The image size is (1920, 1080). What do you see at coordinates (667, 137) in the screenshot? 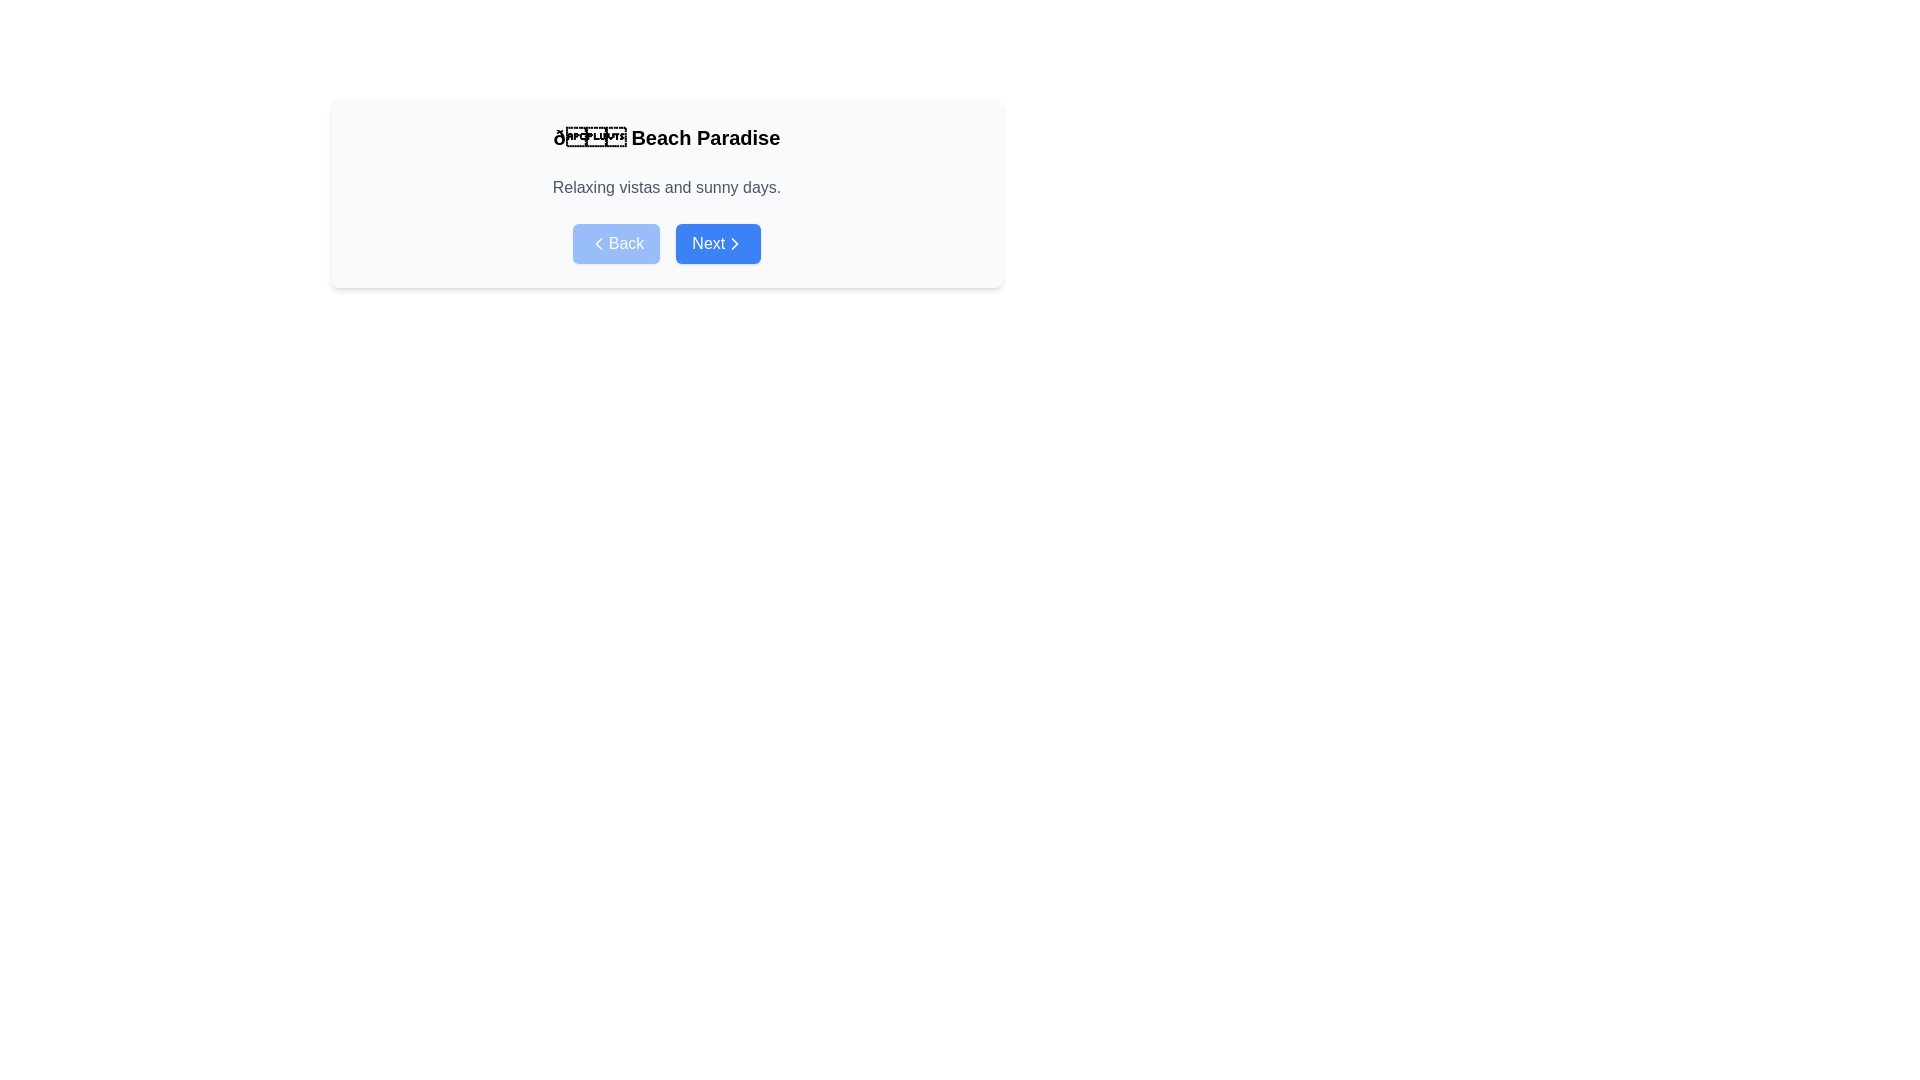
I see `the Text - Heading element that serves as a title for the section content related to a beach or vacation destination` at bounding box center [667, 137].